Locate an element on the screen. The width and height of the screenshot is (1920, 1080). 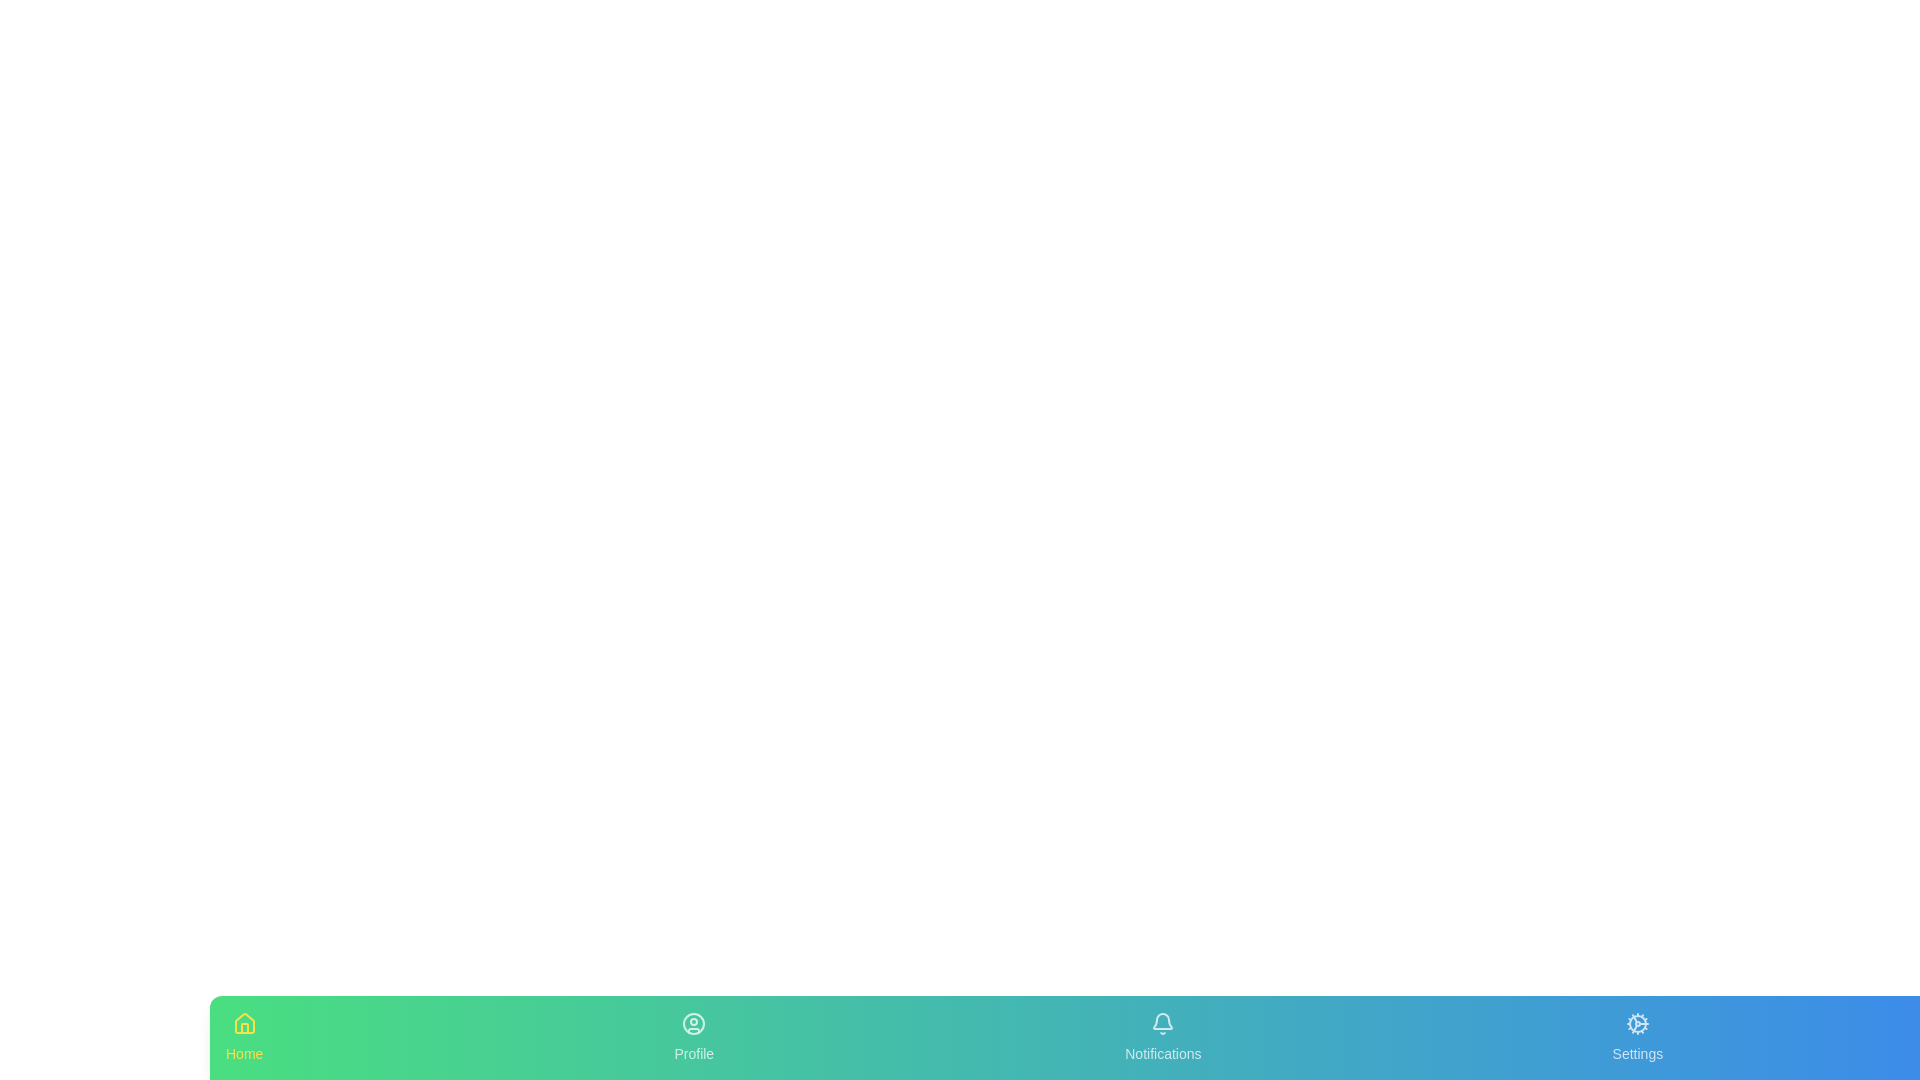
the Notifications tab in the bottom navigation is located at coordinates (1162, 1036).